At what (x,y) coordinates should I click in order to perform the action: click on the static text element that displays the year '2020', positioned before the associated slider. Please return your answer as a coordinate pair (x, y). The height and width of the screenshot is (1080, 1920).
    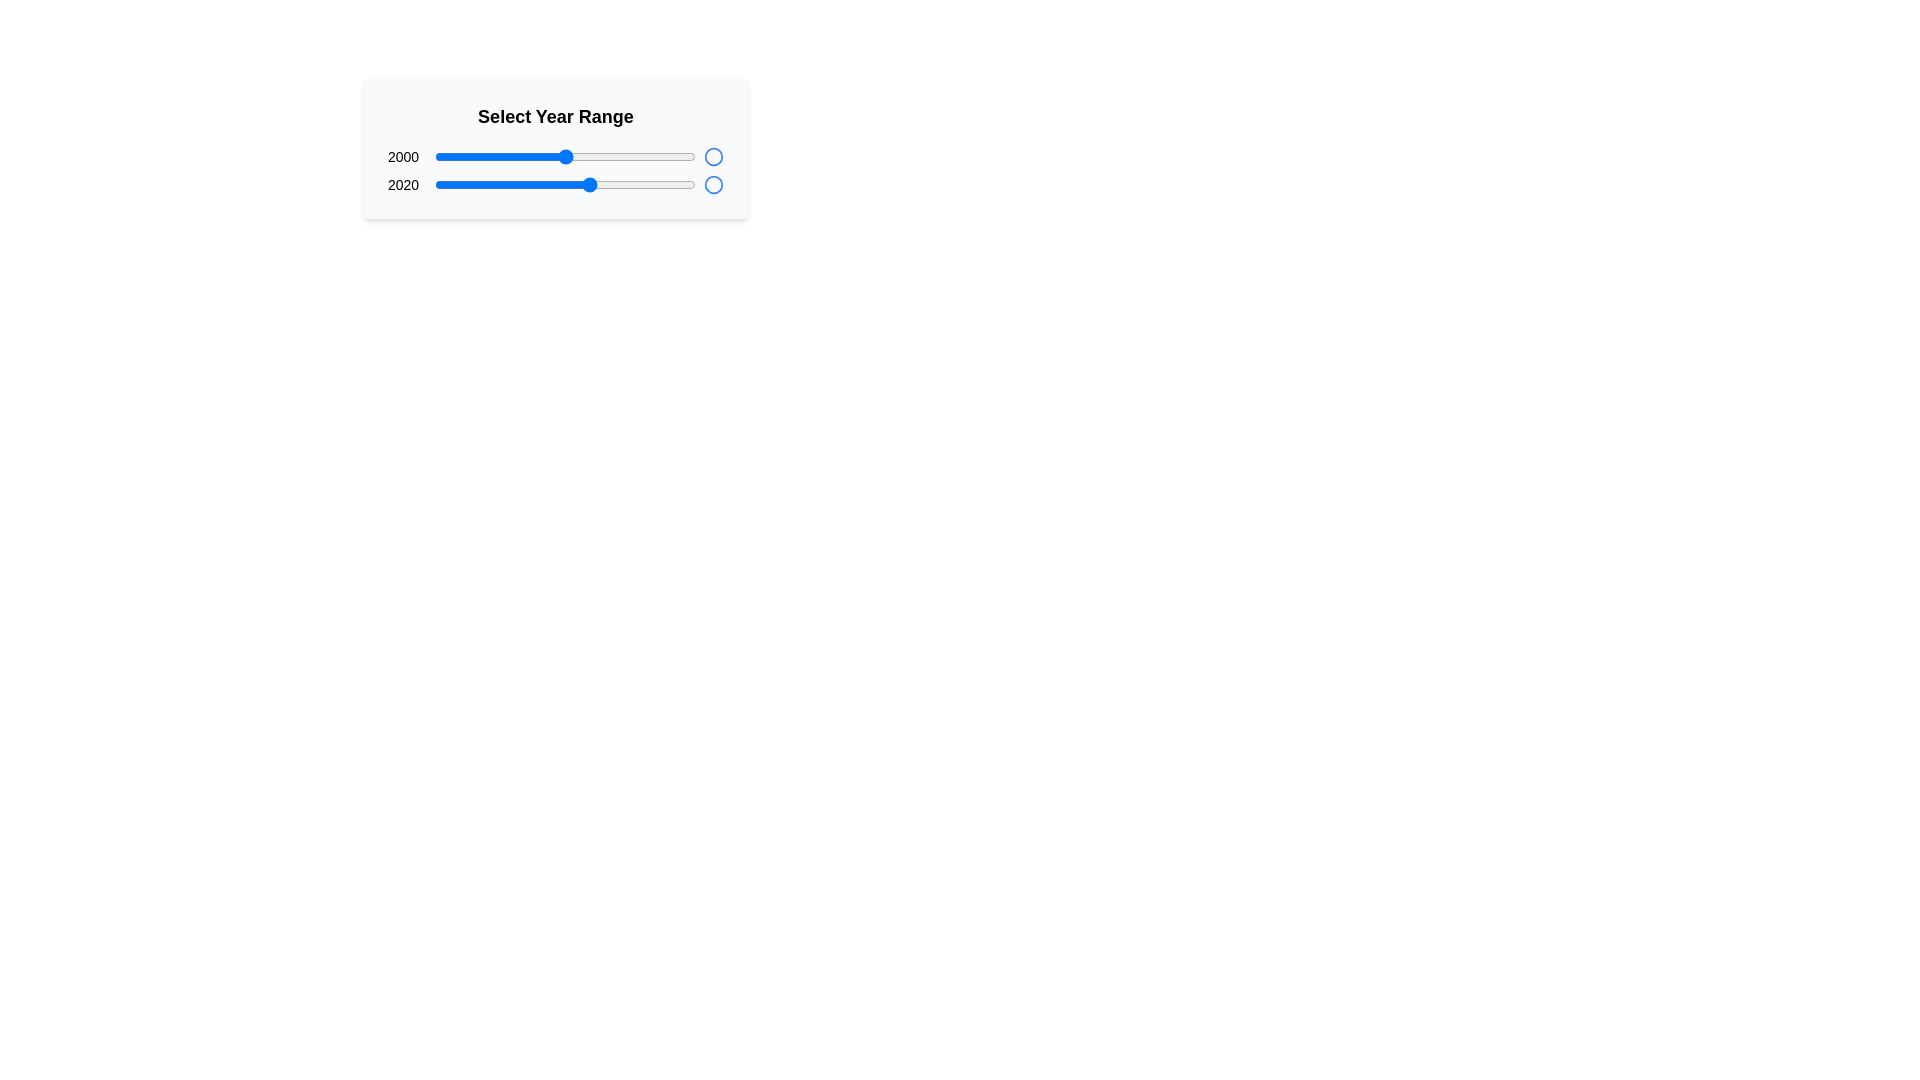
    Looking at the image, I should click on (402, 185).